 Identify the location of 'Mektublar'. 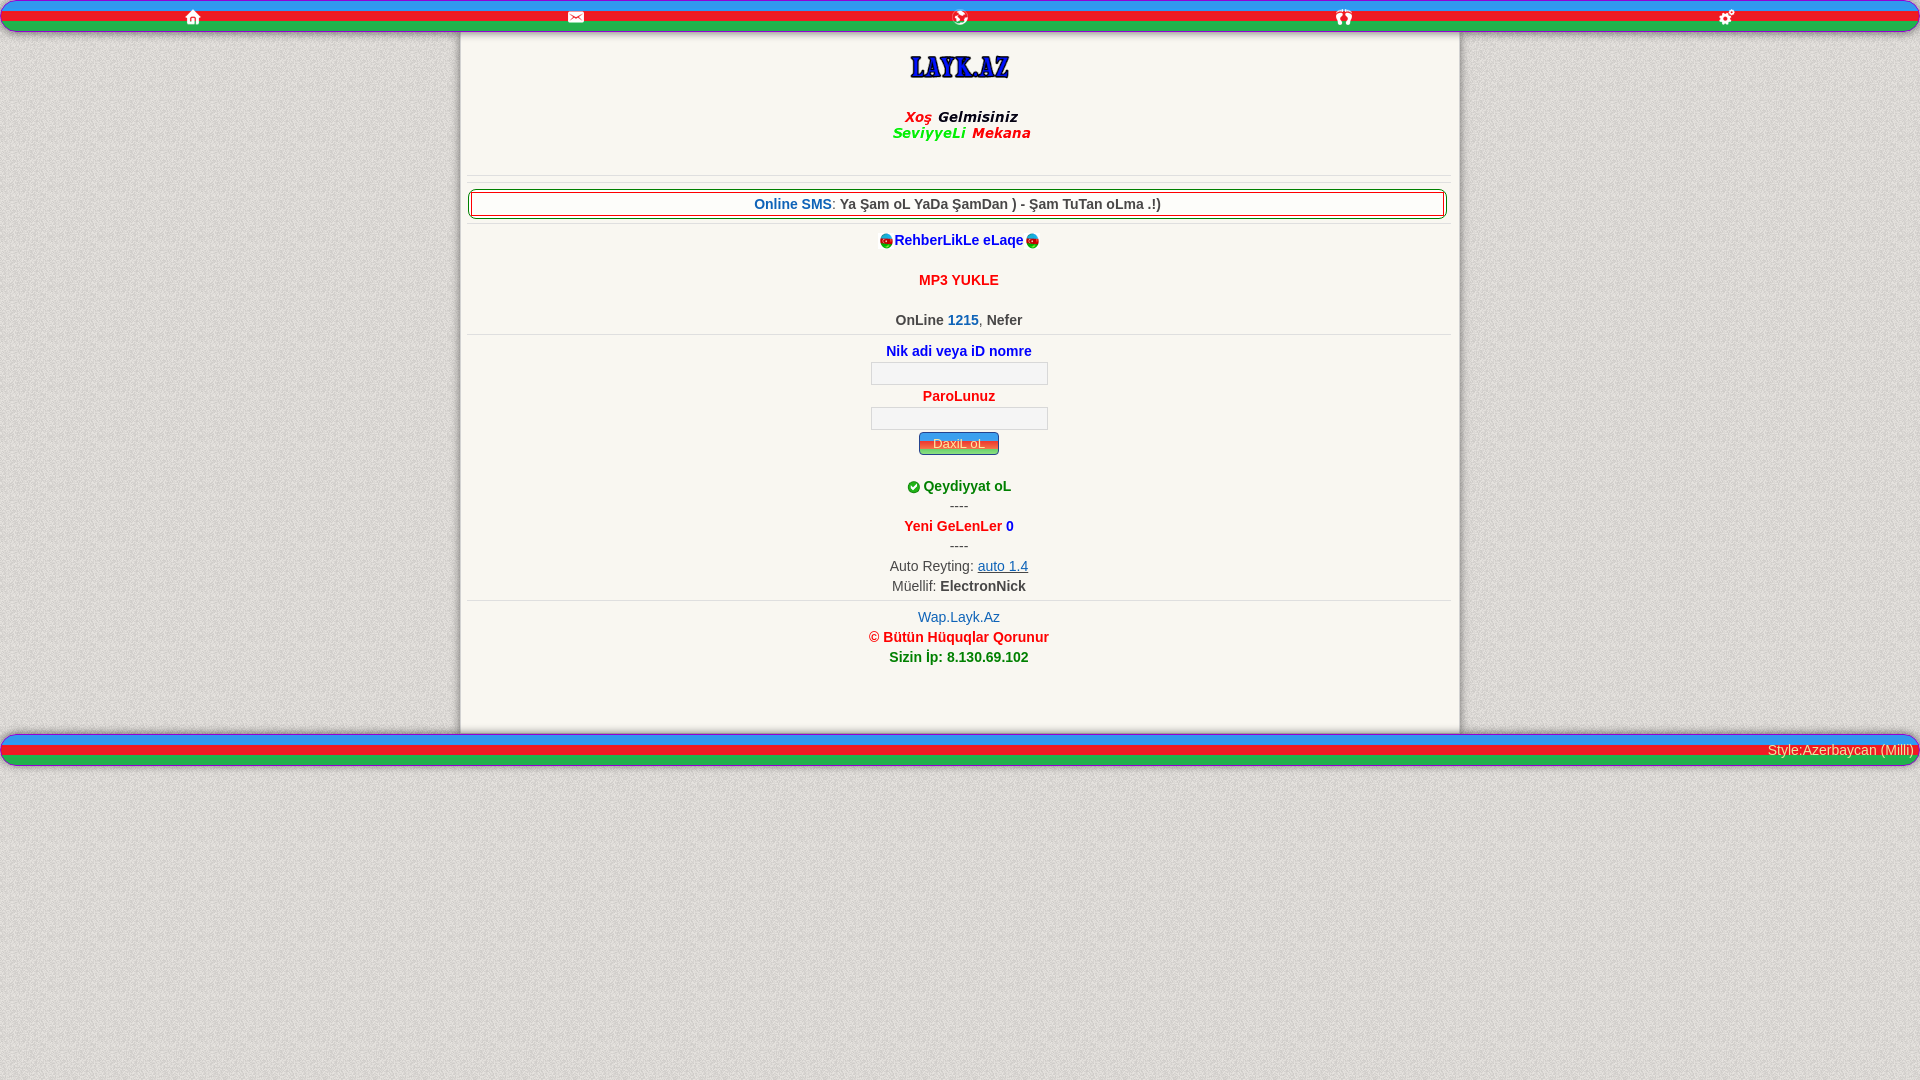
(960, 16).